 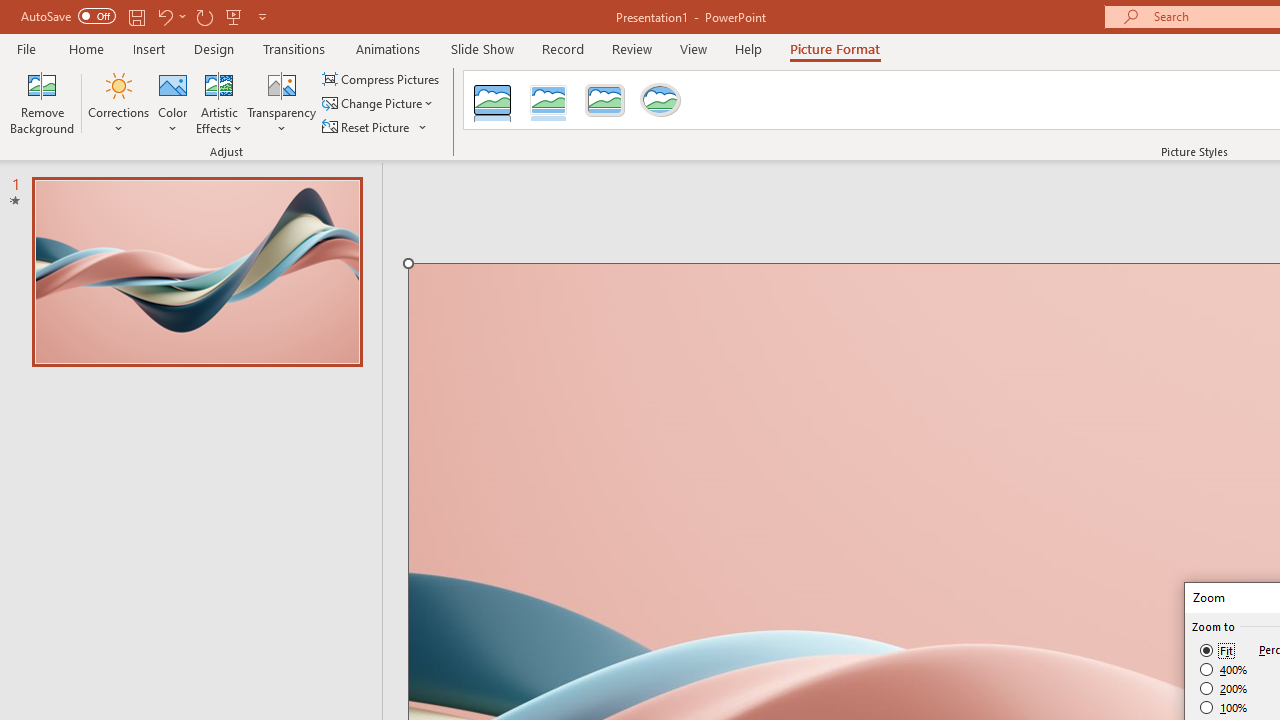 What do you see at coordinates (1223, 669) in the screenshot?
I see `'400%'` at bounding box center [1223, 669].